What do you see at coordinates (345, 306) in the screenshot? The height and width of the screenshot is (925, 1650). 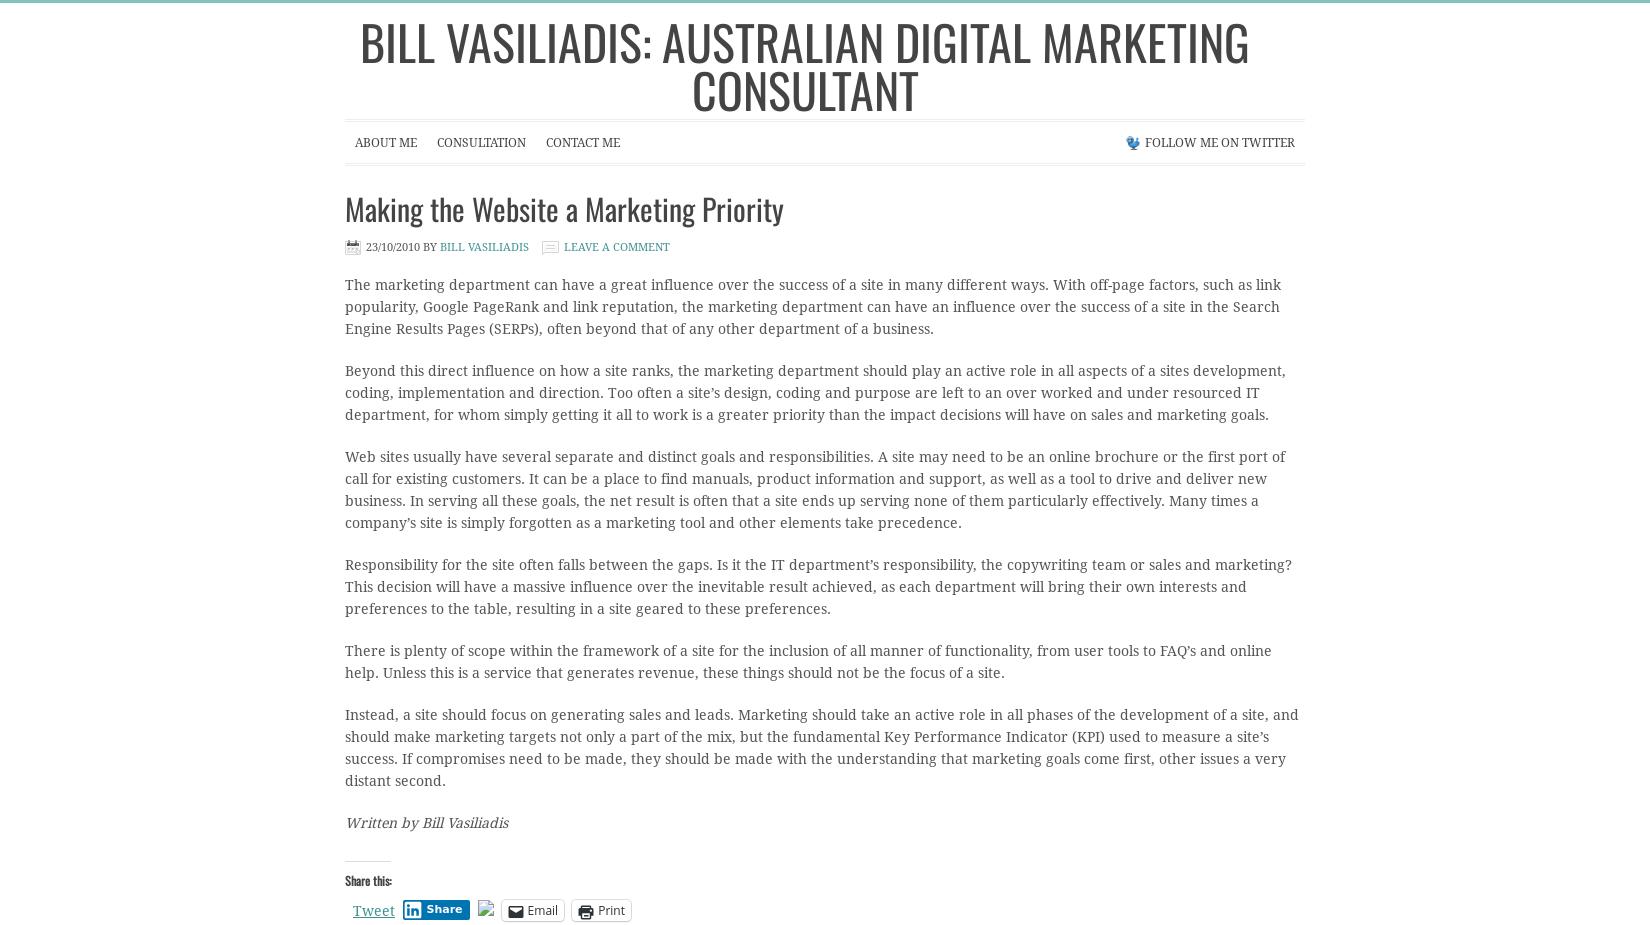 I see `'The marketing department can have a great influence over the success of a site in many different ways. With off-page factors, such as link popularity, Google PageRank and link reputation, the marketing department can have an influence over the success of a site in the Search Engine Results Pages (SERPs), often beyond that of any other department of a business.'` at bounding box center [345, 306].